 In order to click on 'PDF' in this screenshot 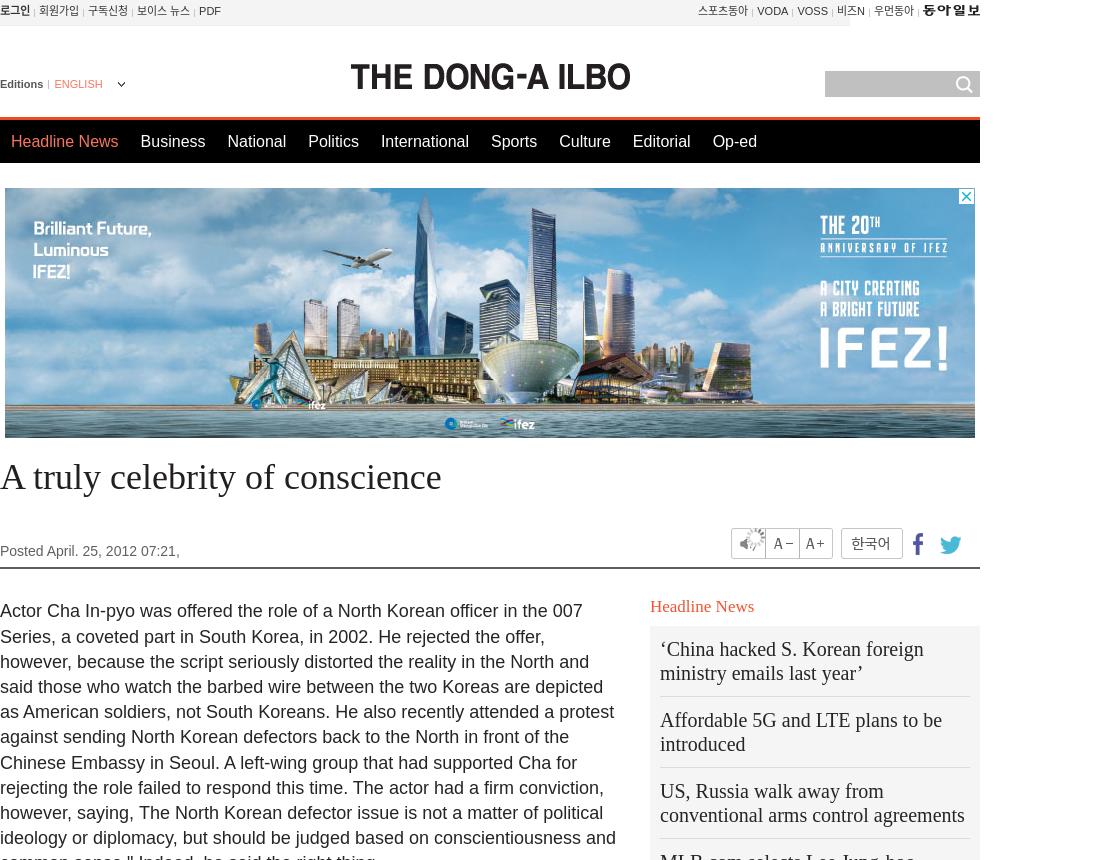, I will do `click(209, 11)`.